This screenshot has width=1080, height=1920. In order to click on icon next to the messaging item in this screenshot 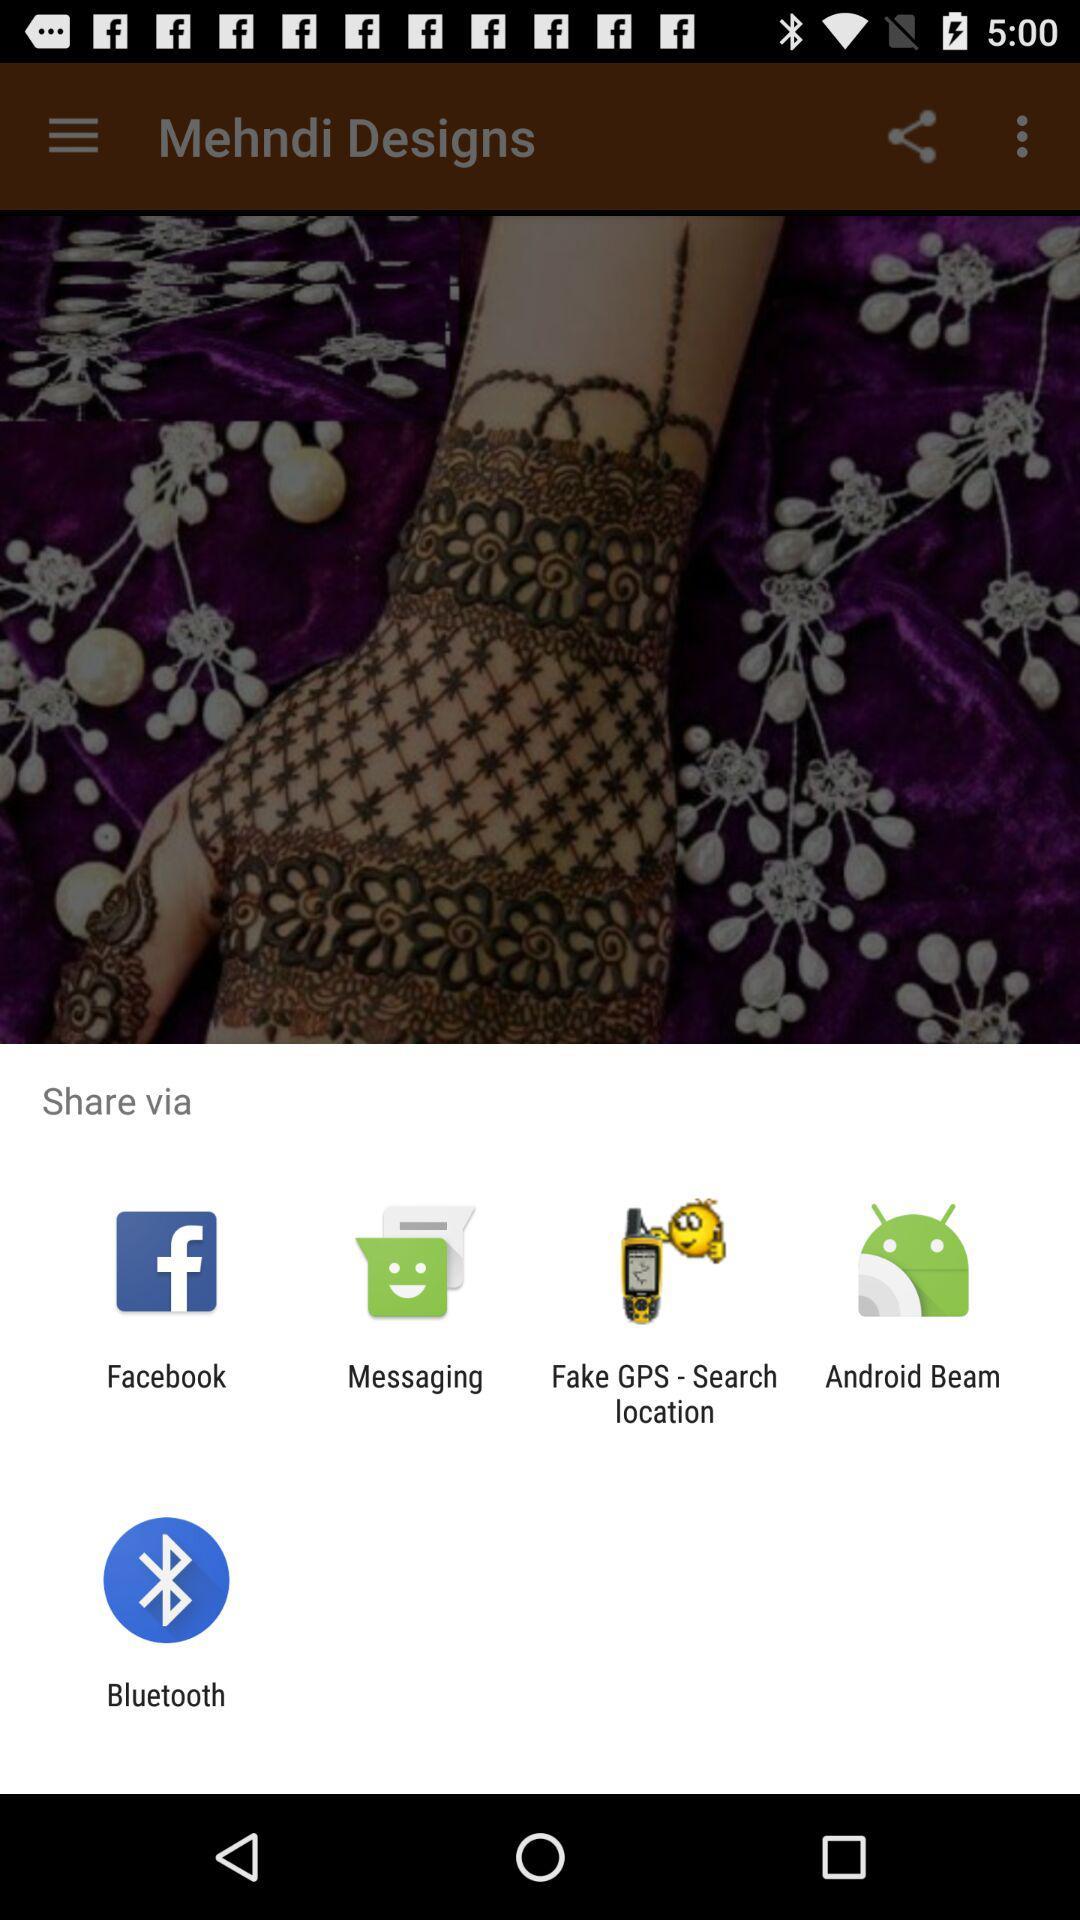, I will do `click(165, 1392)`.